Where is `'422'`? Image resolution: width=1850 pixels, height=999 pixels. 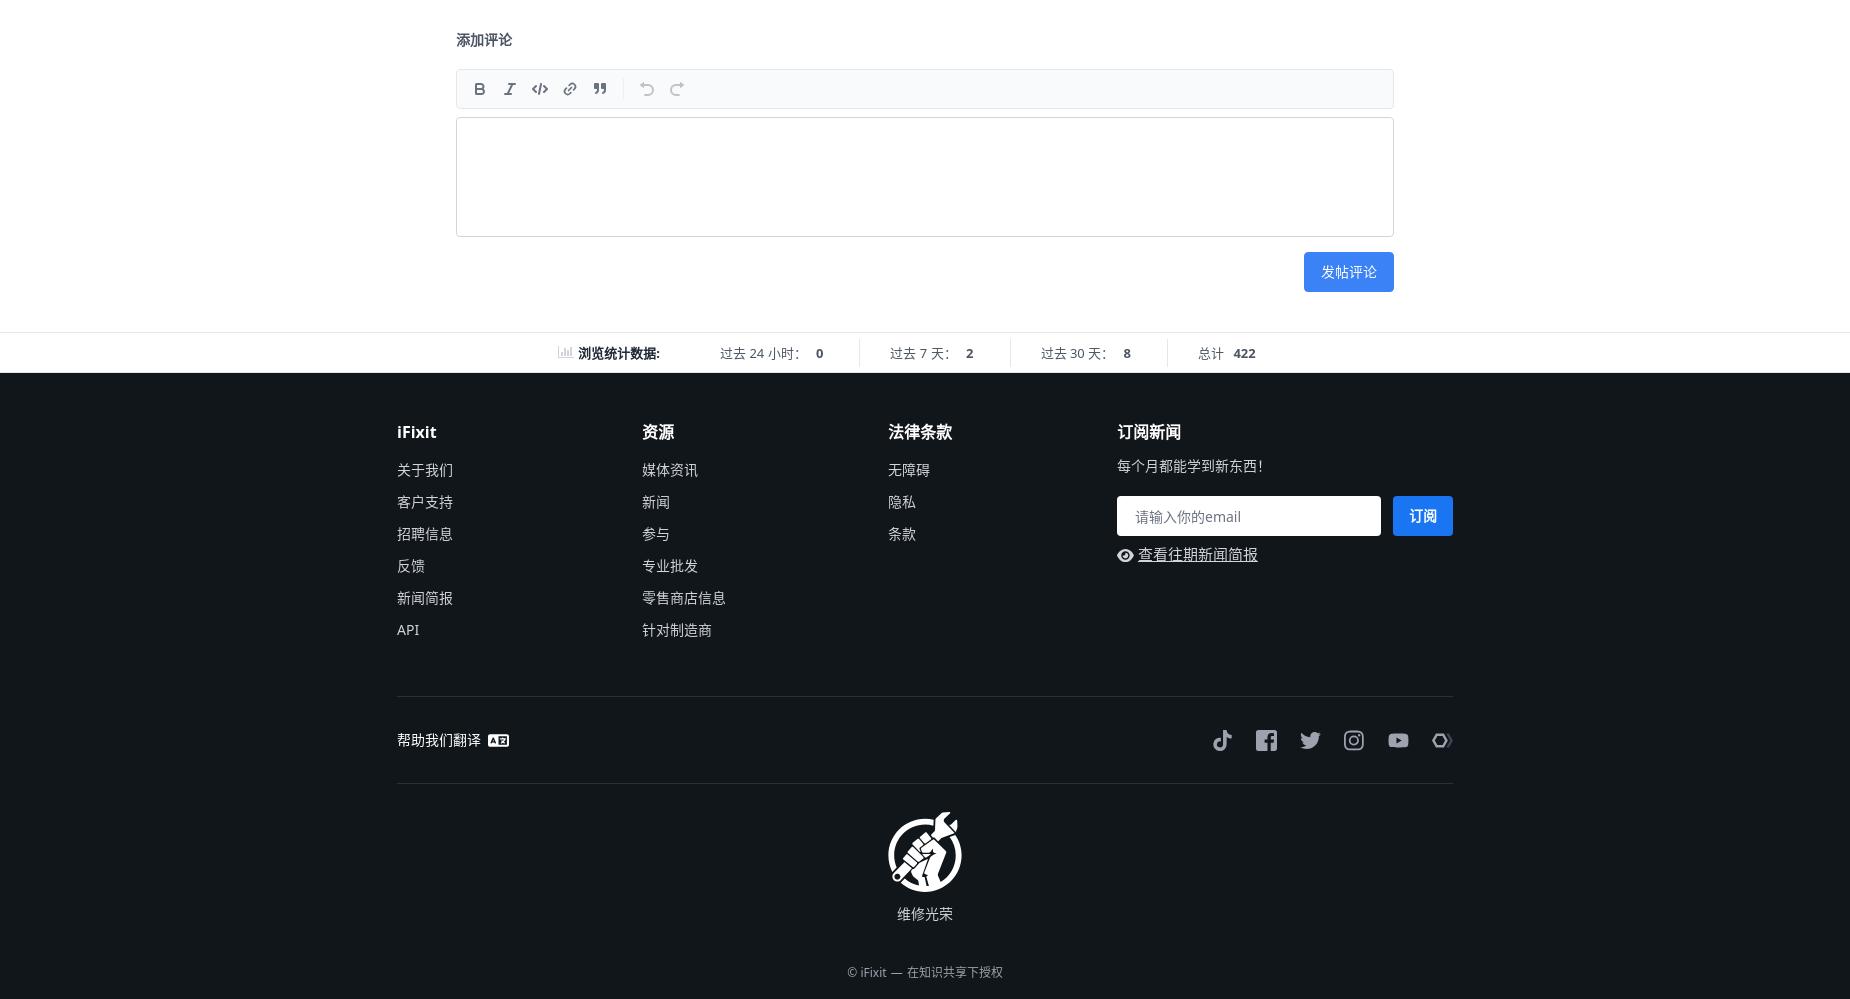 '422' is located at coordinates (1242, 352).